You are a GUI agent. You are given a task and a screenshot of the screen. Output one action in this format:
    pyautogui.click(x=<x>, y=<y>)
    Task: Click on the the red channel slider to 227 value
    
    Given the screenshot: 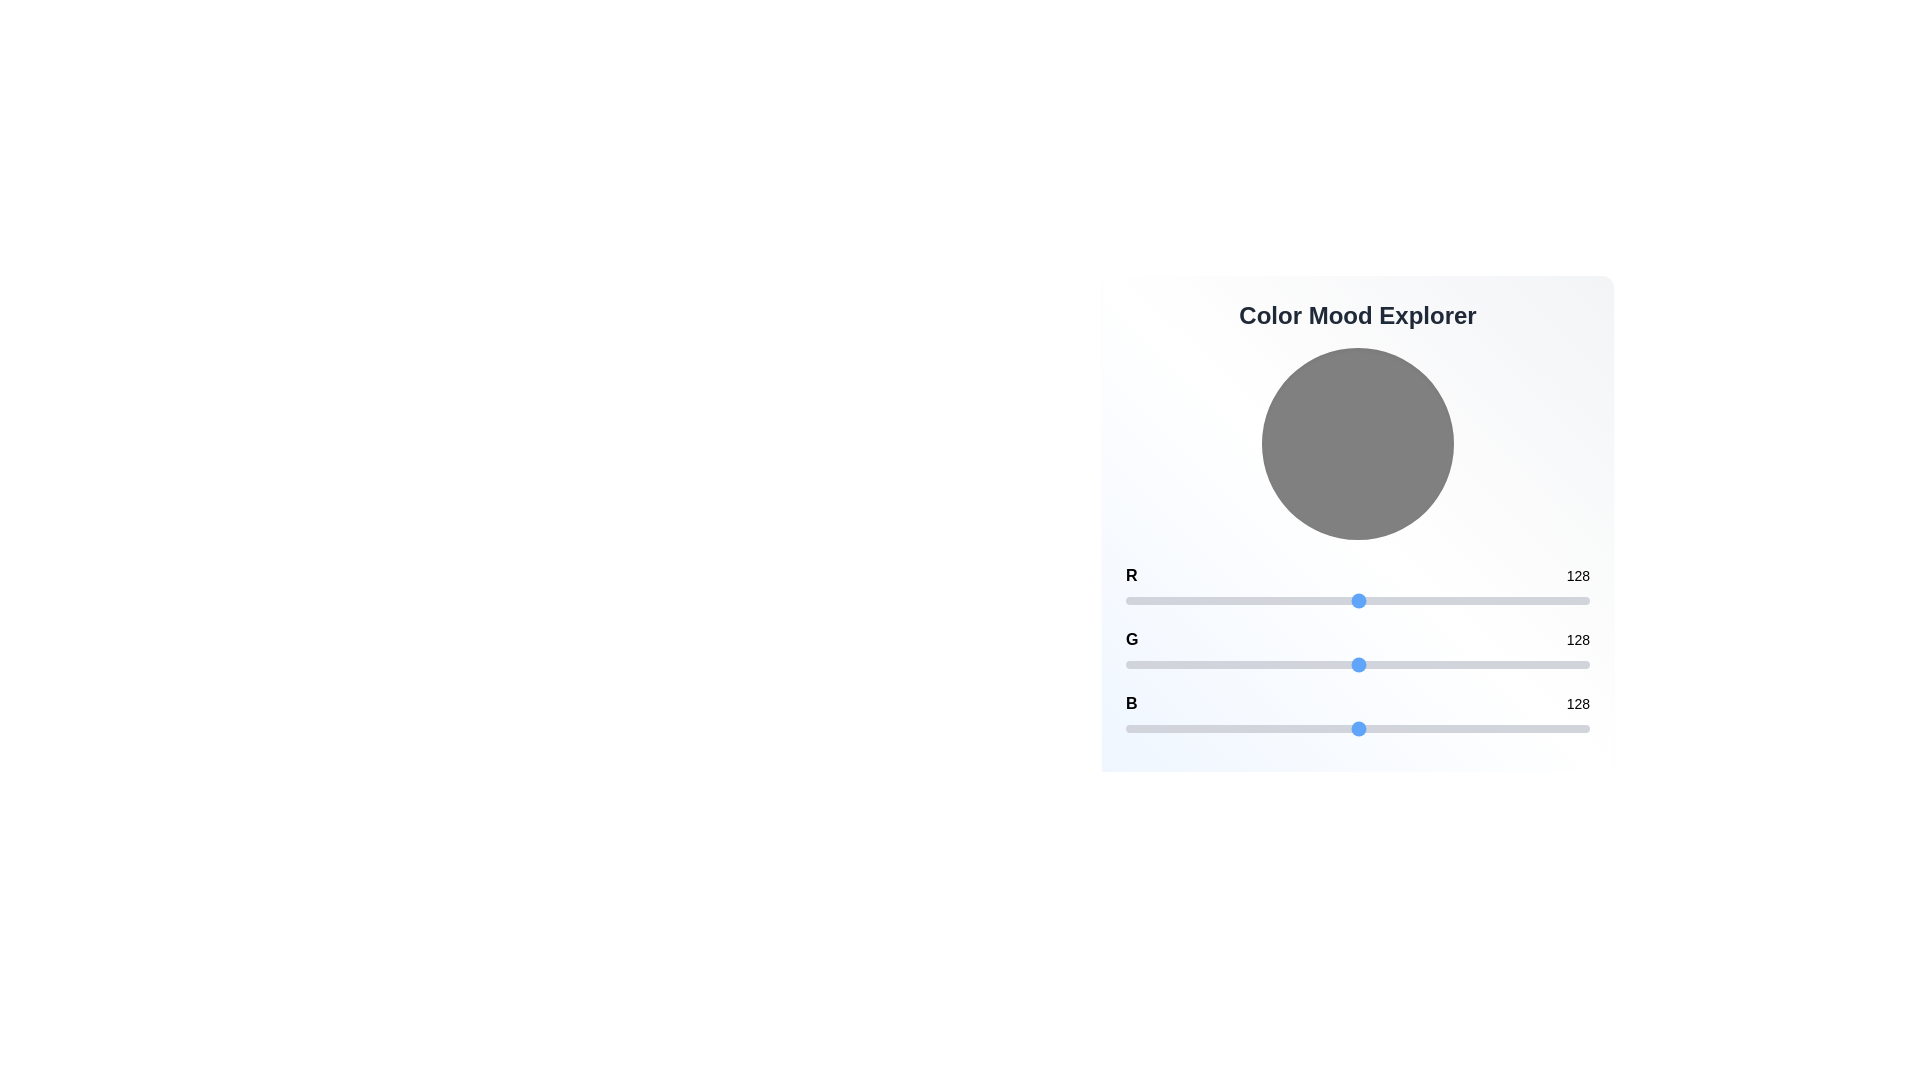 What is the action you would take?
    pyautogui.click(x=1538, y=600)
    